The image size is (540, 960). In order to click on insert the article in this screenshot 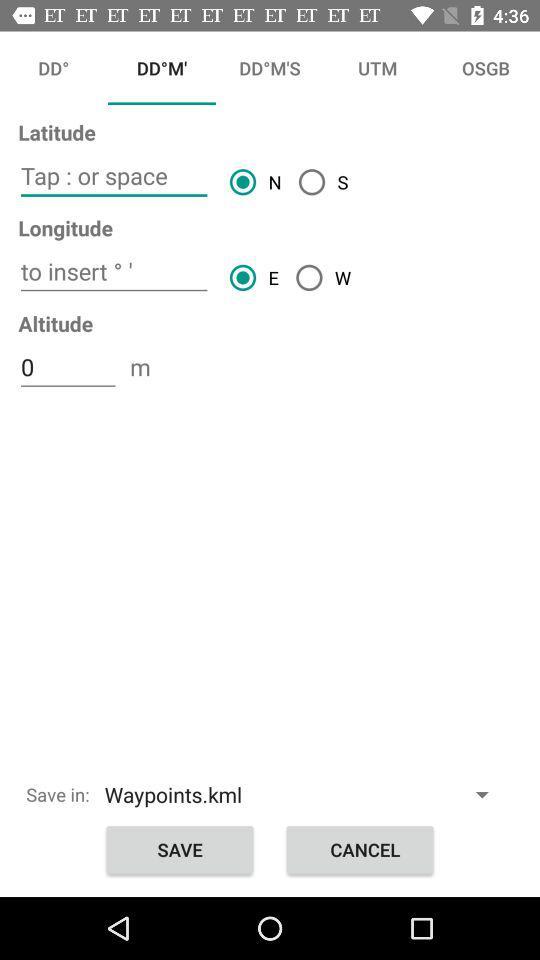, I will do `click(114, 270)`.